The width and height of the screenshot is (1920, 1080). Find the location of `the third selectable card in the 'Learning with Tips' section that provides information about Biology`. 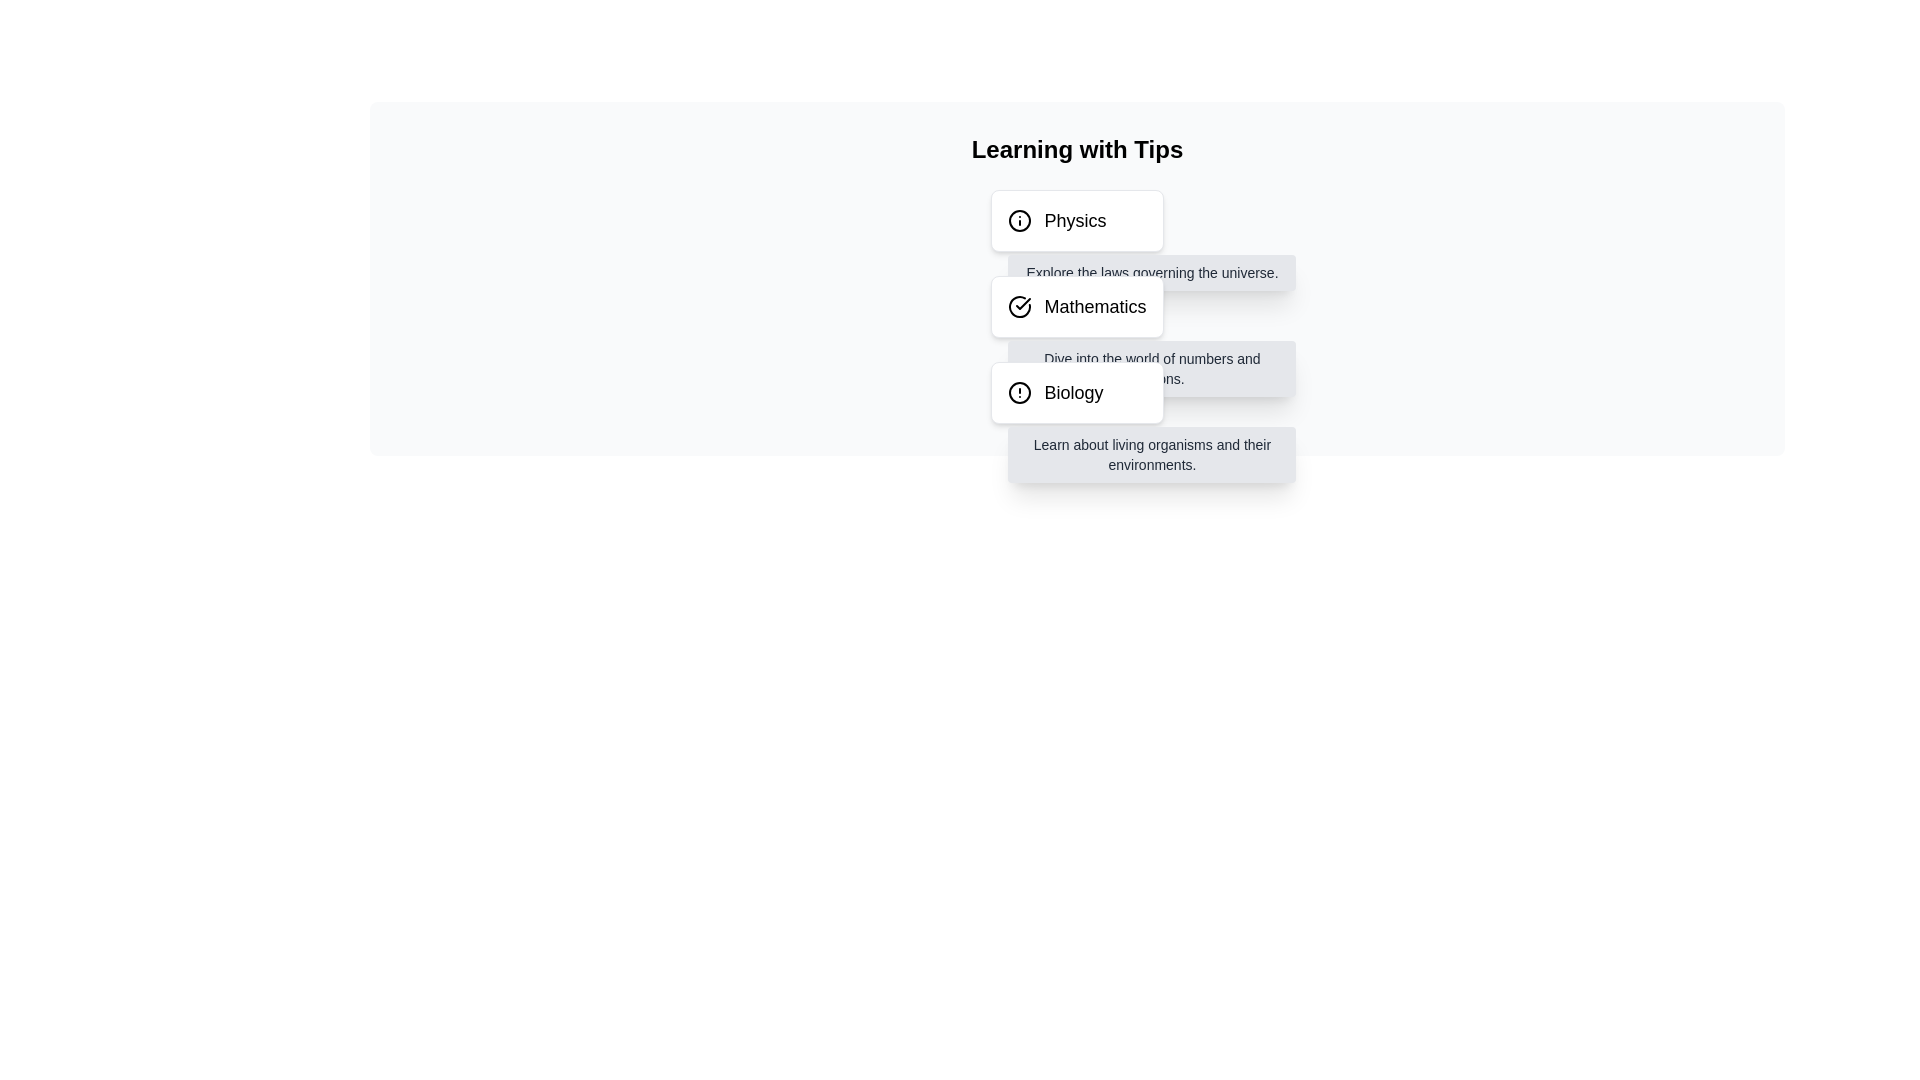

the third selectable card in the 'Learning with Tips' section that provides information about Biology is located at coordinates (1076, 393).